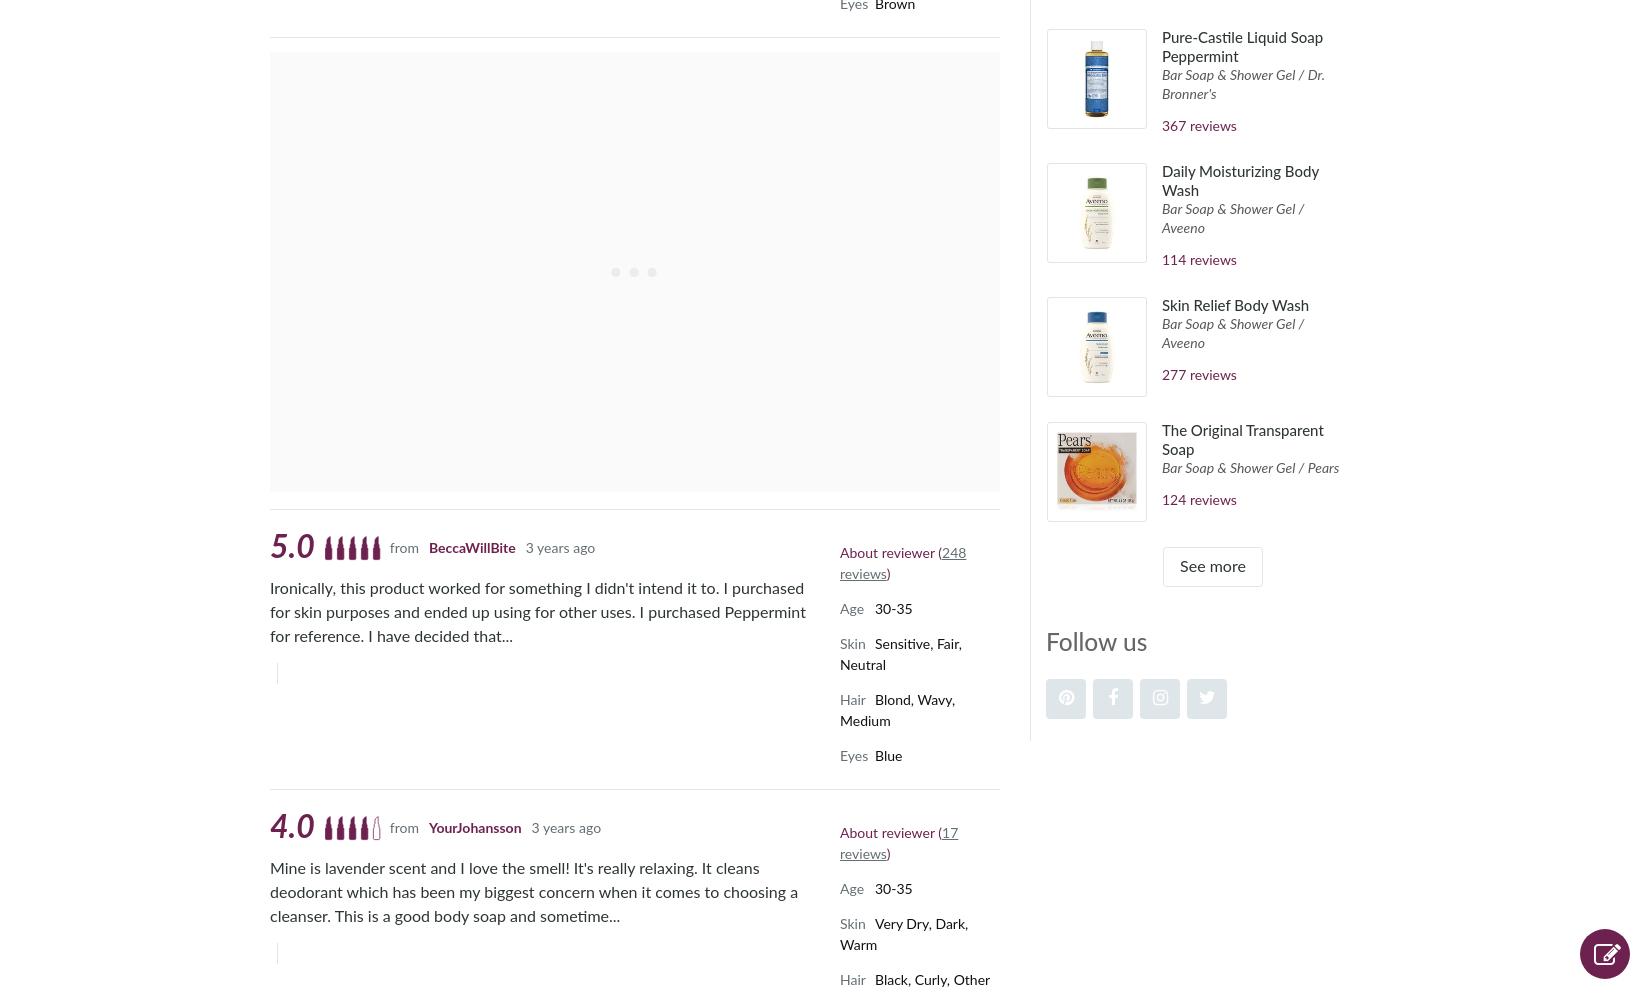 The image size is (1650, 1001). What do you see at coordinates (898, 842) in the screenshot?
I see `'17 reviews'` at bounding box center [898, 842].